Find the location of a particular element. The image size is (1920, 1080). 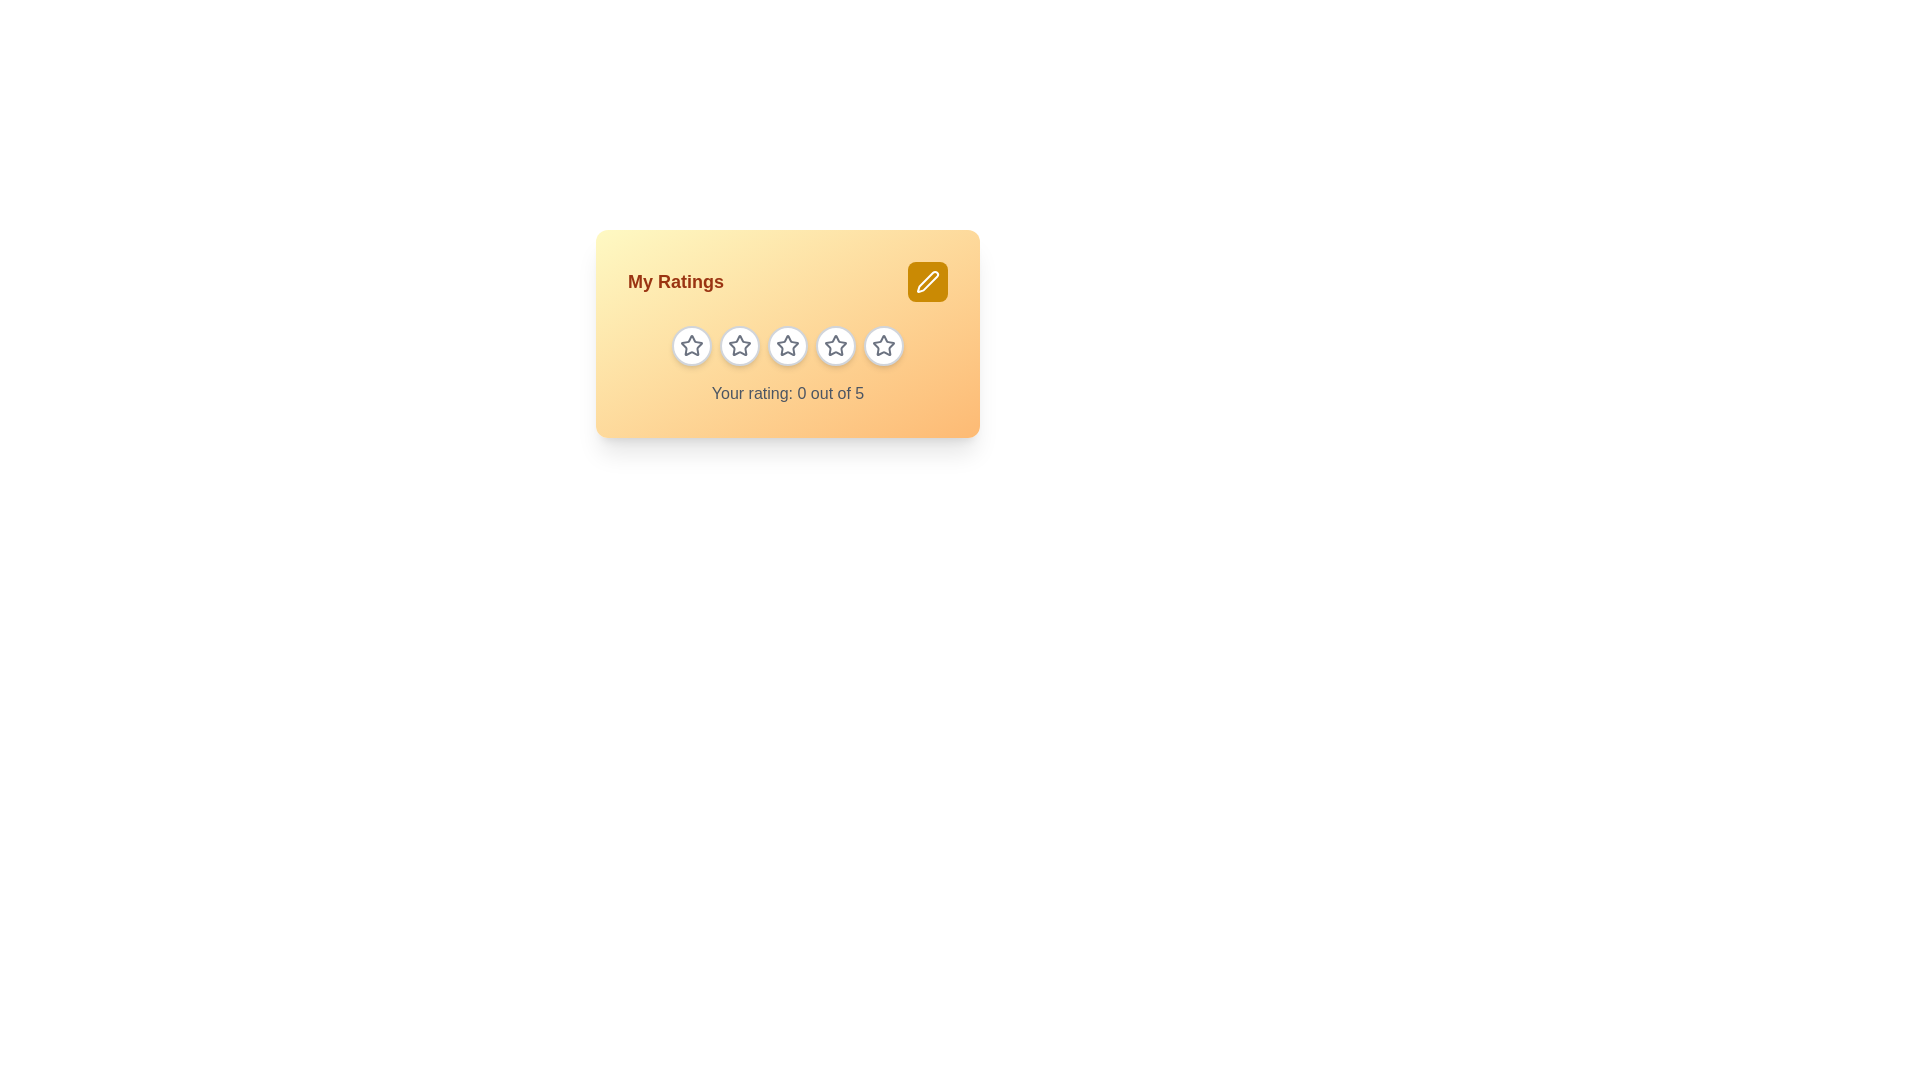

on the fourth star icon in the rating component of the 'My Ratings' card is located at coordinates (835, 345).